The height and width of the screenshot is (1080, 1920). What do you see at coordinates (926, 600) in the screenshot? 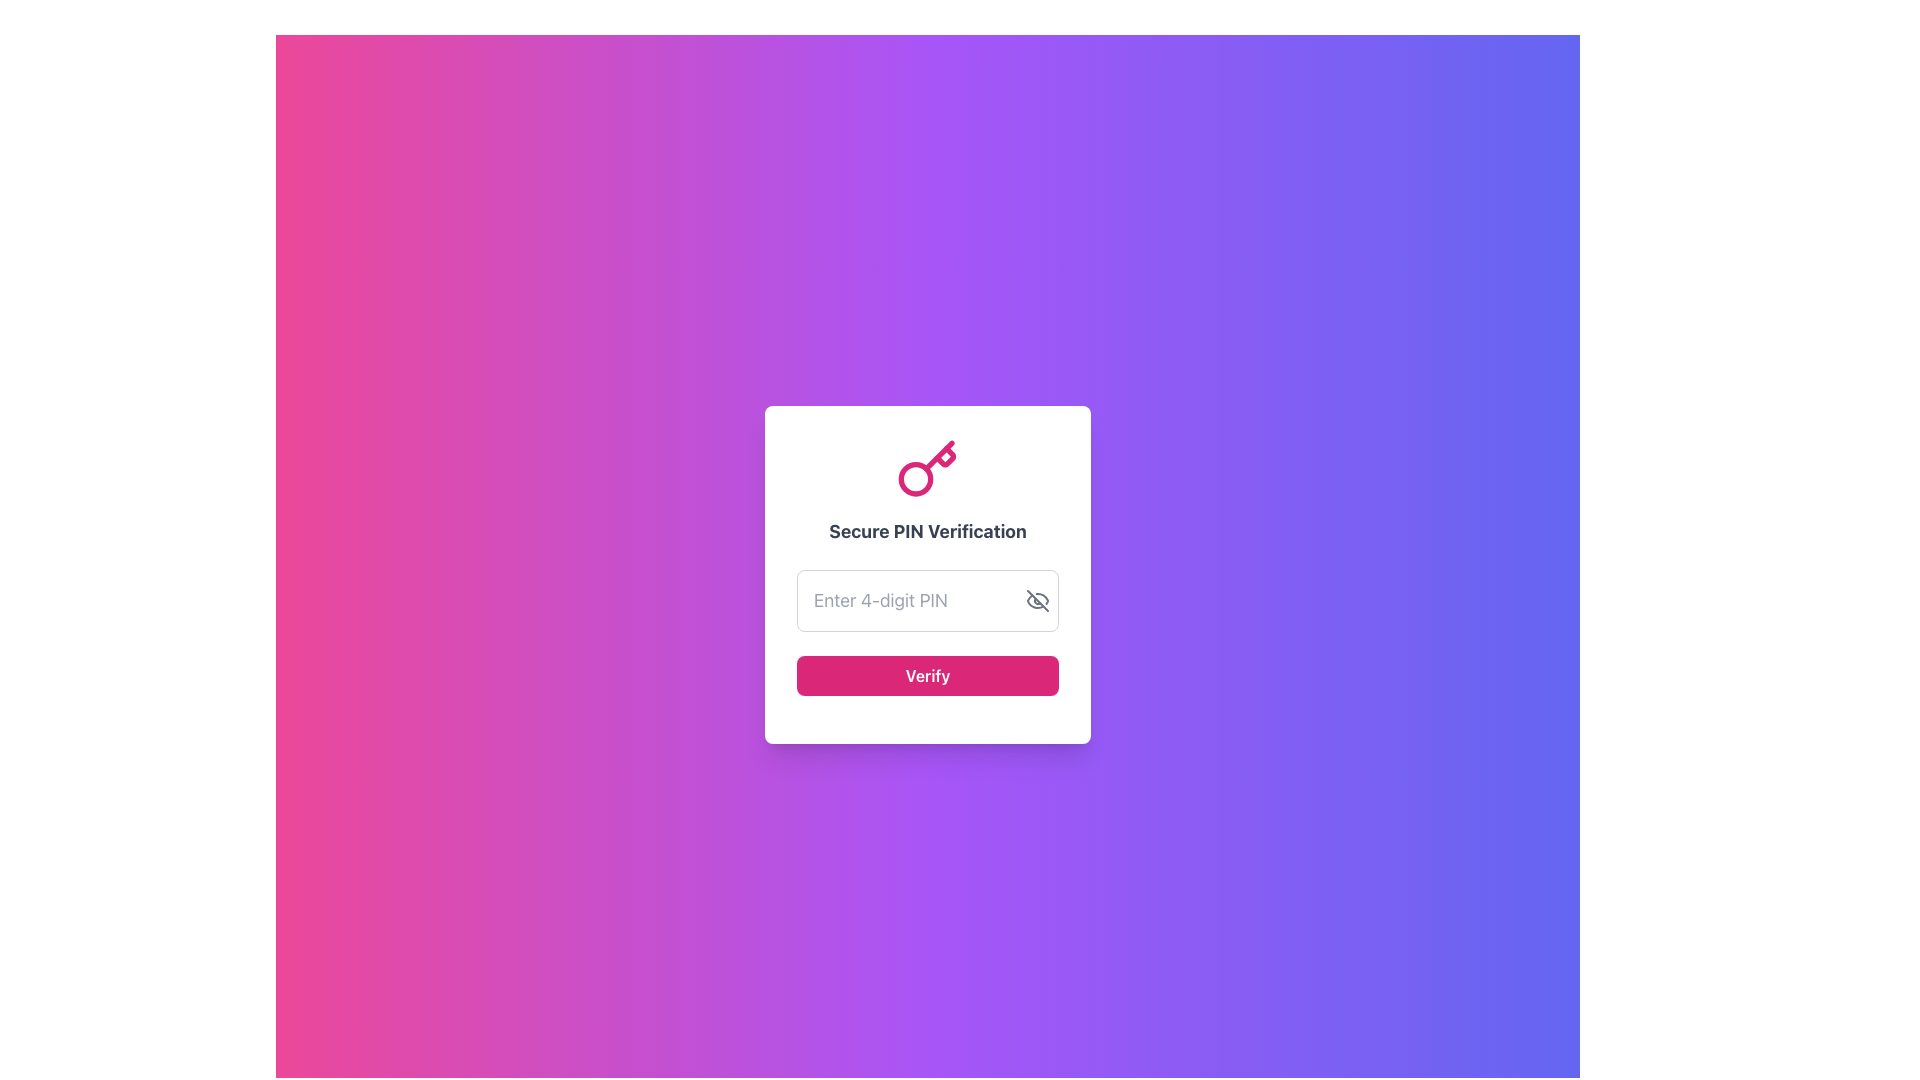
I see `inside the input field for the 4-digit PIN verification, which is located beneath the 'Secure PIN Verification' heading and above the 'Verify' button, to focus it` at bounding box center [926, 600].